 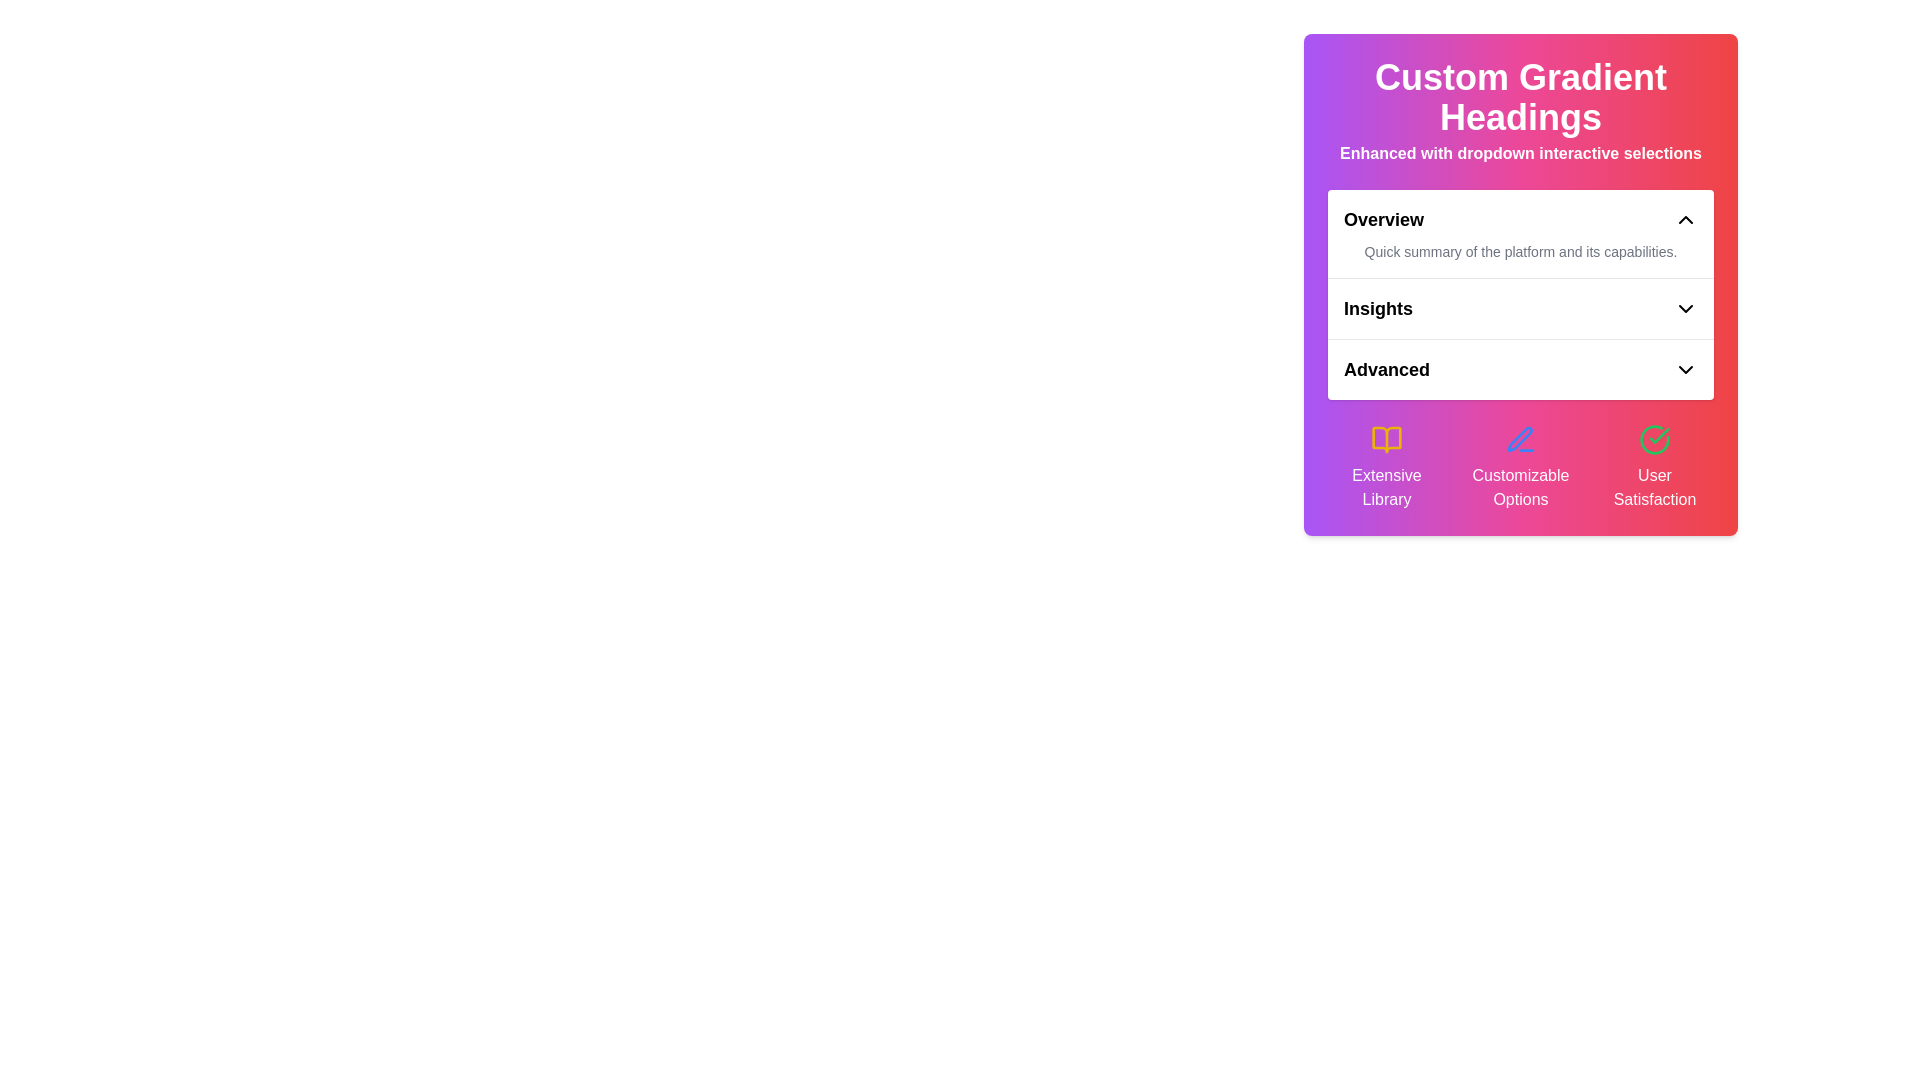 What do you see at coordinates (1520, 97) in the screenshot?
I see `the prominently styled text block that reads 'Custom Gradient Headings', which features a gradient background transitioning from purple to red` at bounding box center [1520, 97].